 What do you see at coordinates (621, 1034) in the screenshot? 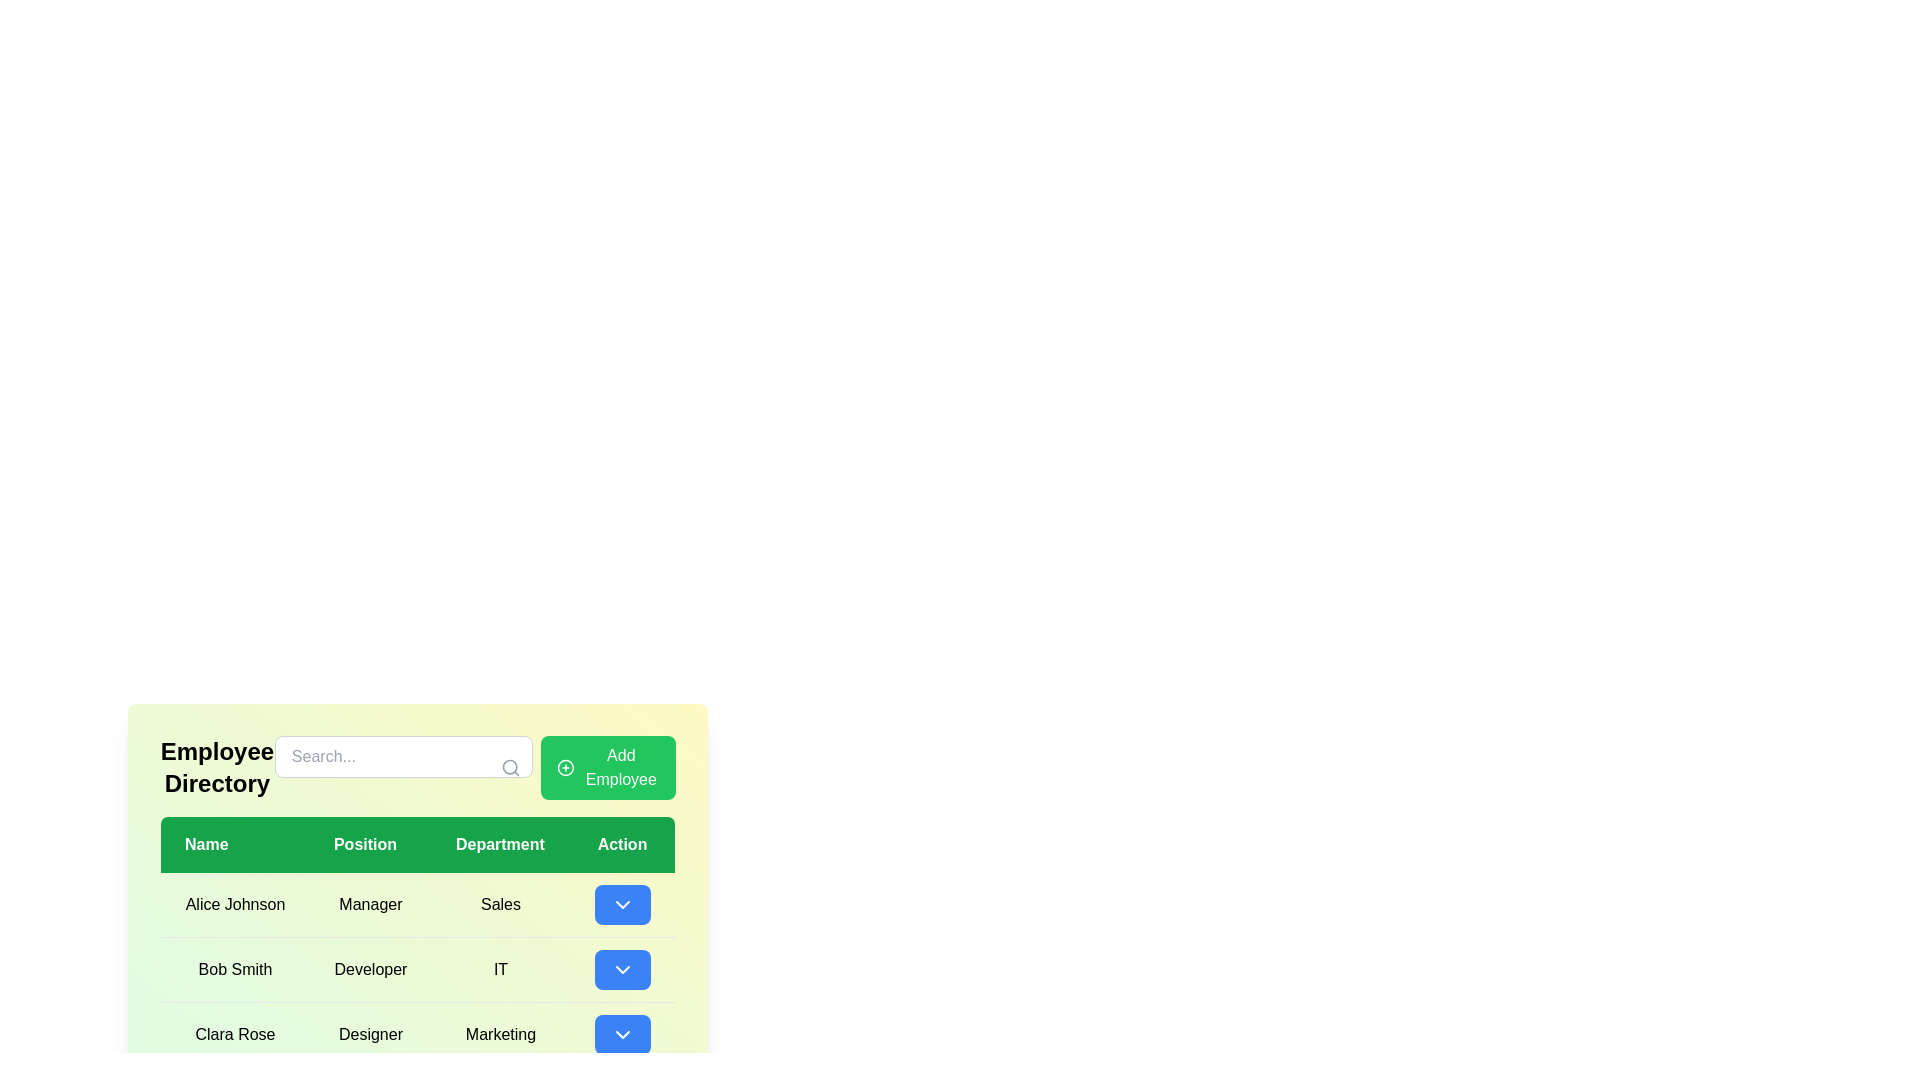
I see `the chevron icon located in the blue button in the third row of the action column` at bounding box center [621, 1034].